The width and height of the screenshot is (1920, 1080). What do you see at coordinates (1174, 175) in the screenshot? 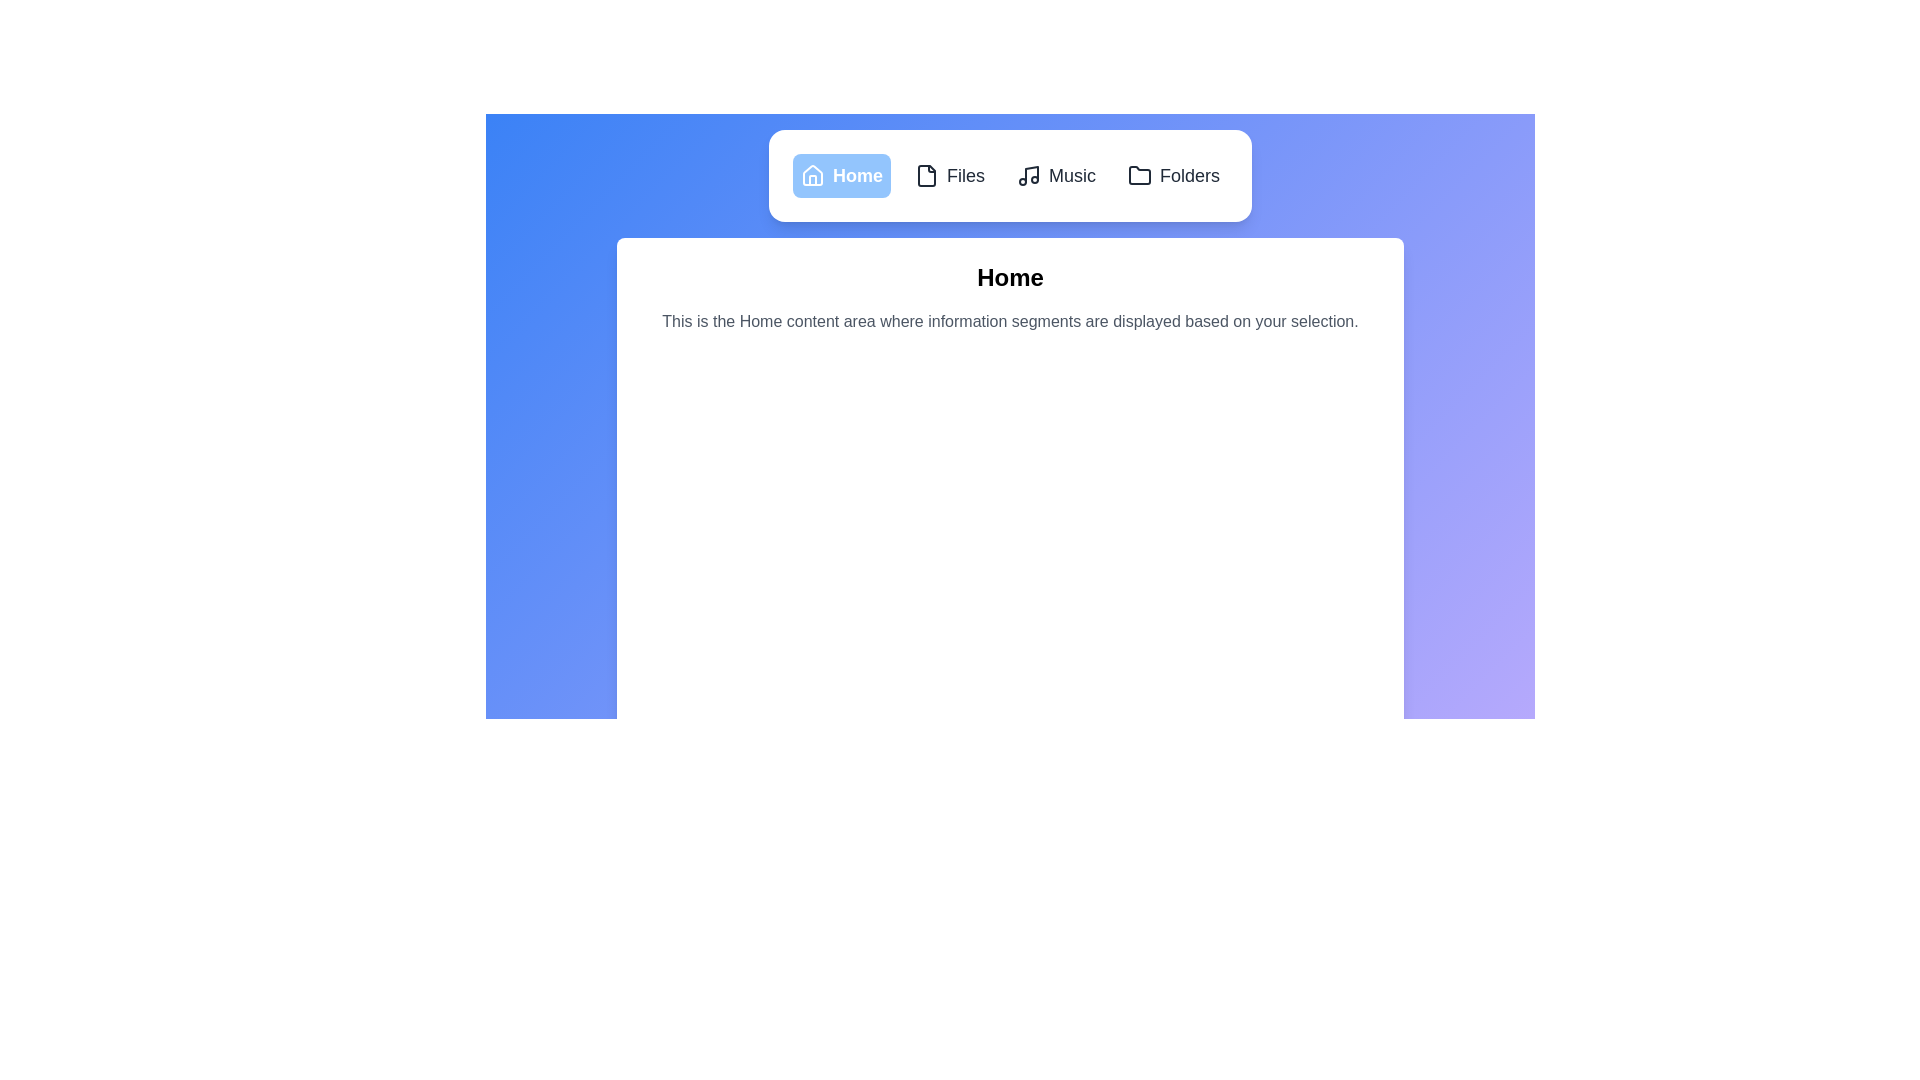
I see `the tab labeled Folders to navigate to its content` at bounding box center [1174, 175].